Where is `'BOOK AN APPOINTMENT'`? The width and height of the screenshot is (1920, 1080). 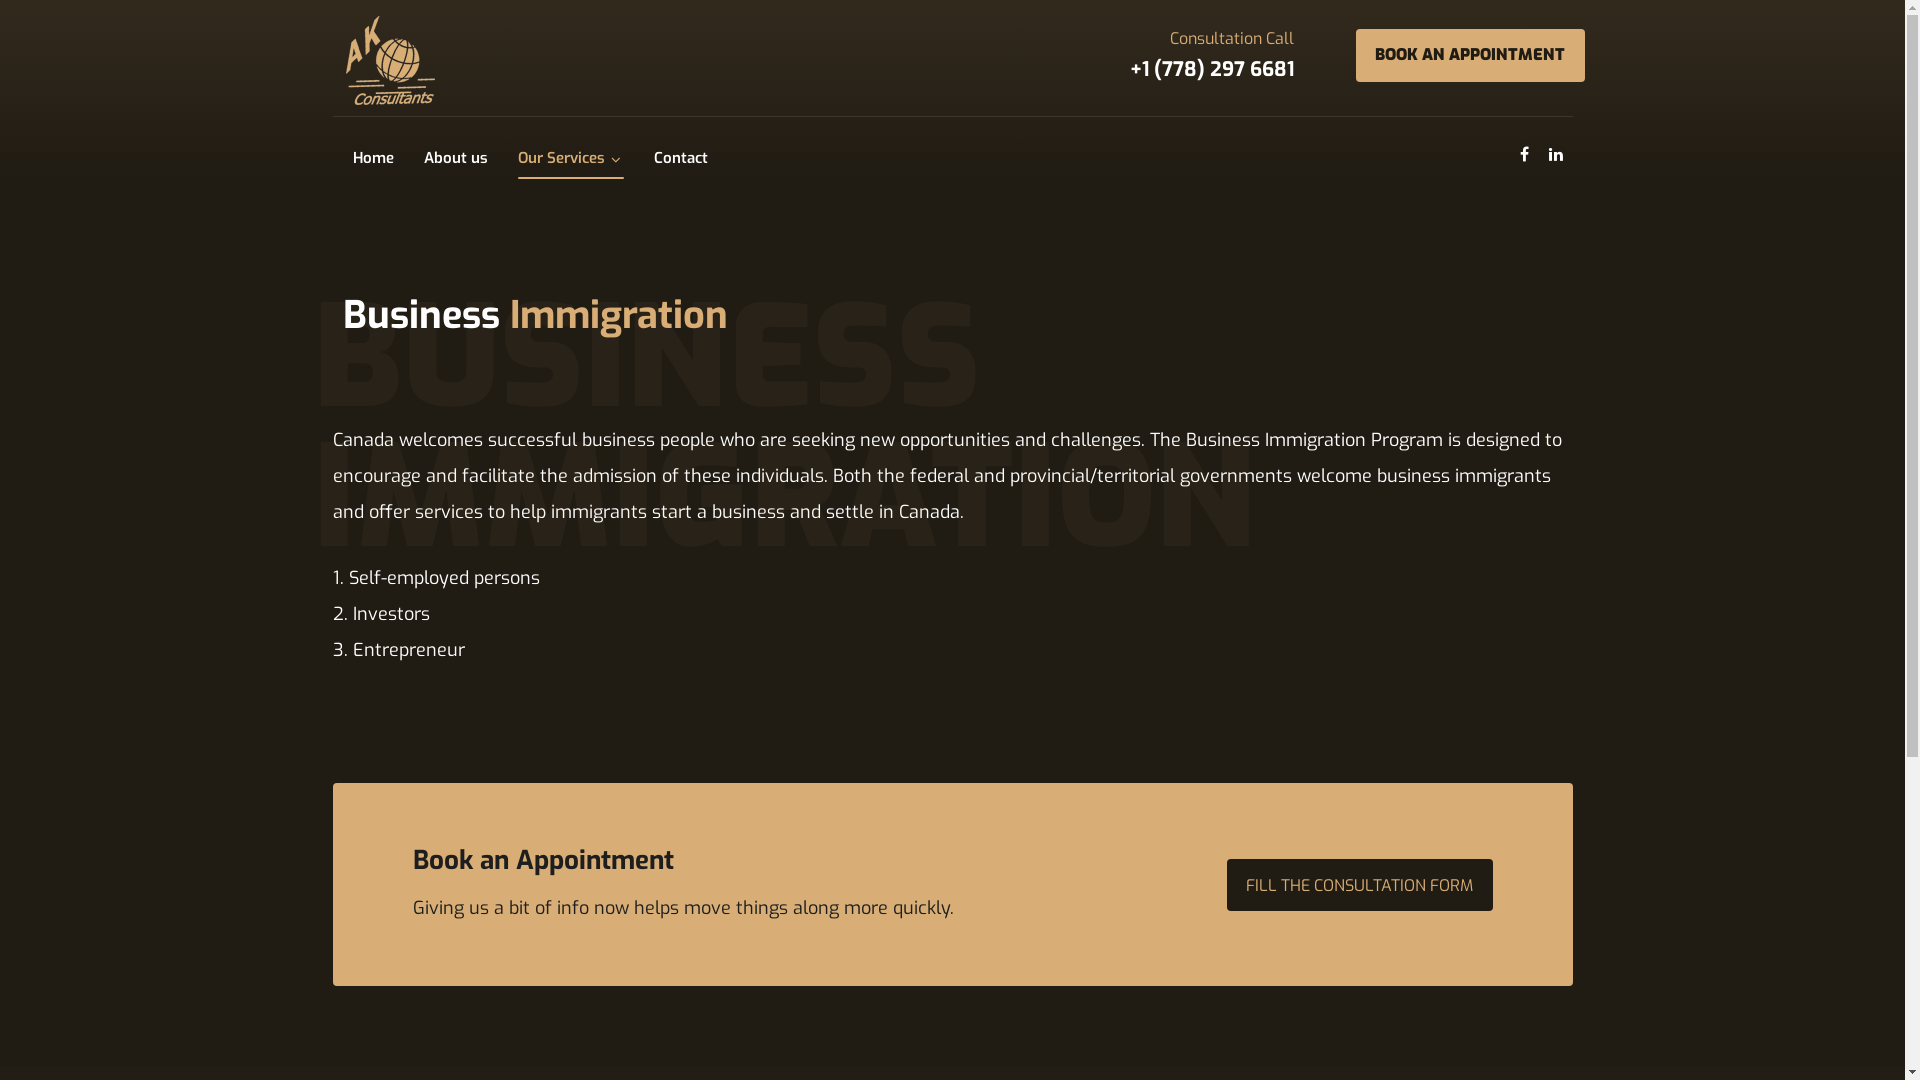 'BOOK AN APPOINTMENT' is located at coordinates (1469, 54).